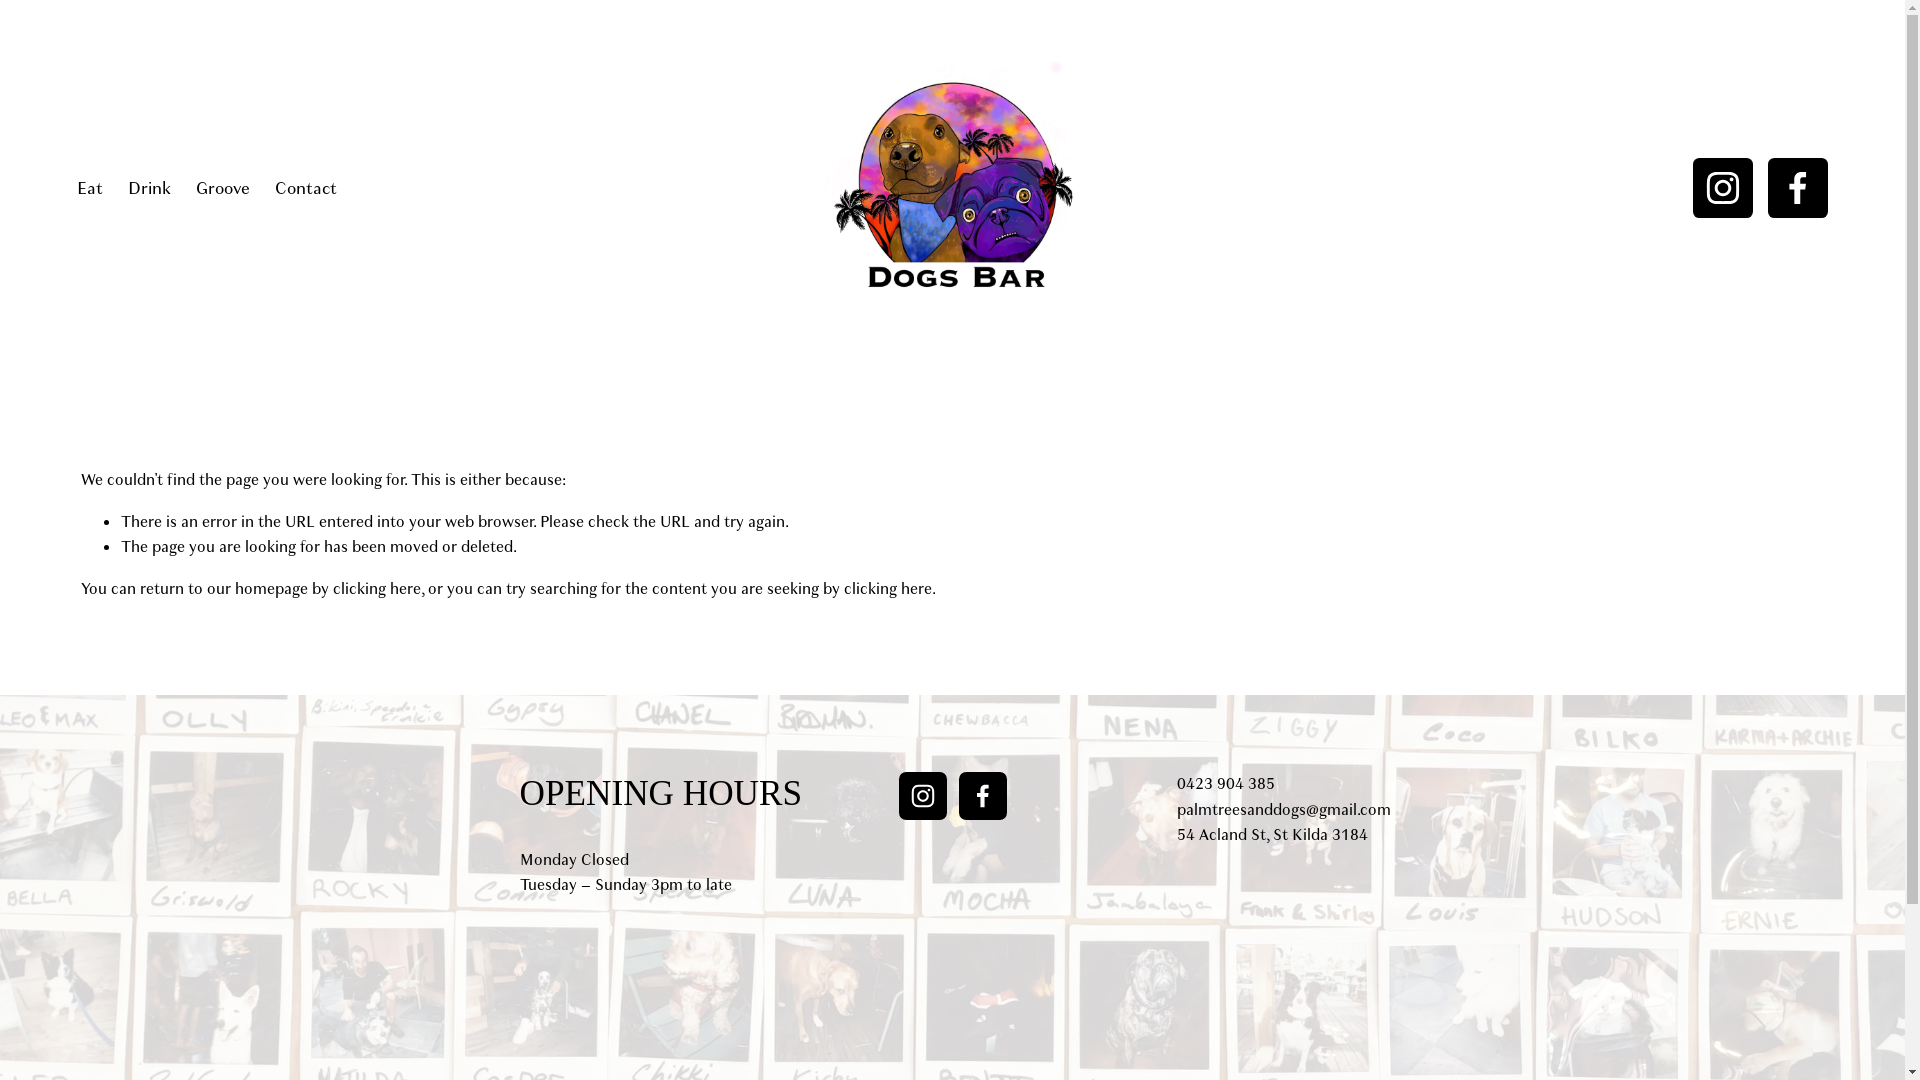 This screenshot has height=1080, width=1920. I want to click on 'Drink', so click(148, 188).